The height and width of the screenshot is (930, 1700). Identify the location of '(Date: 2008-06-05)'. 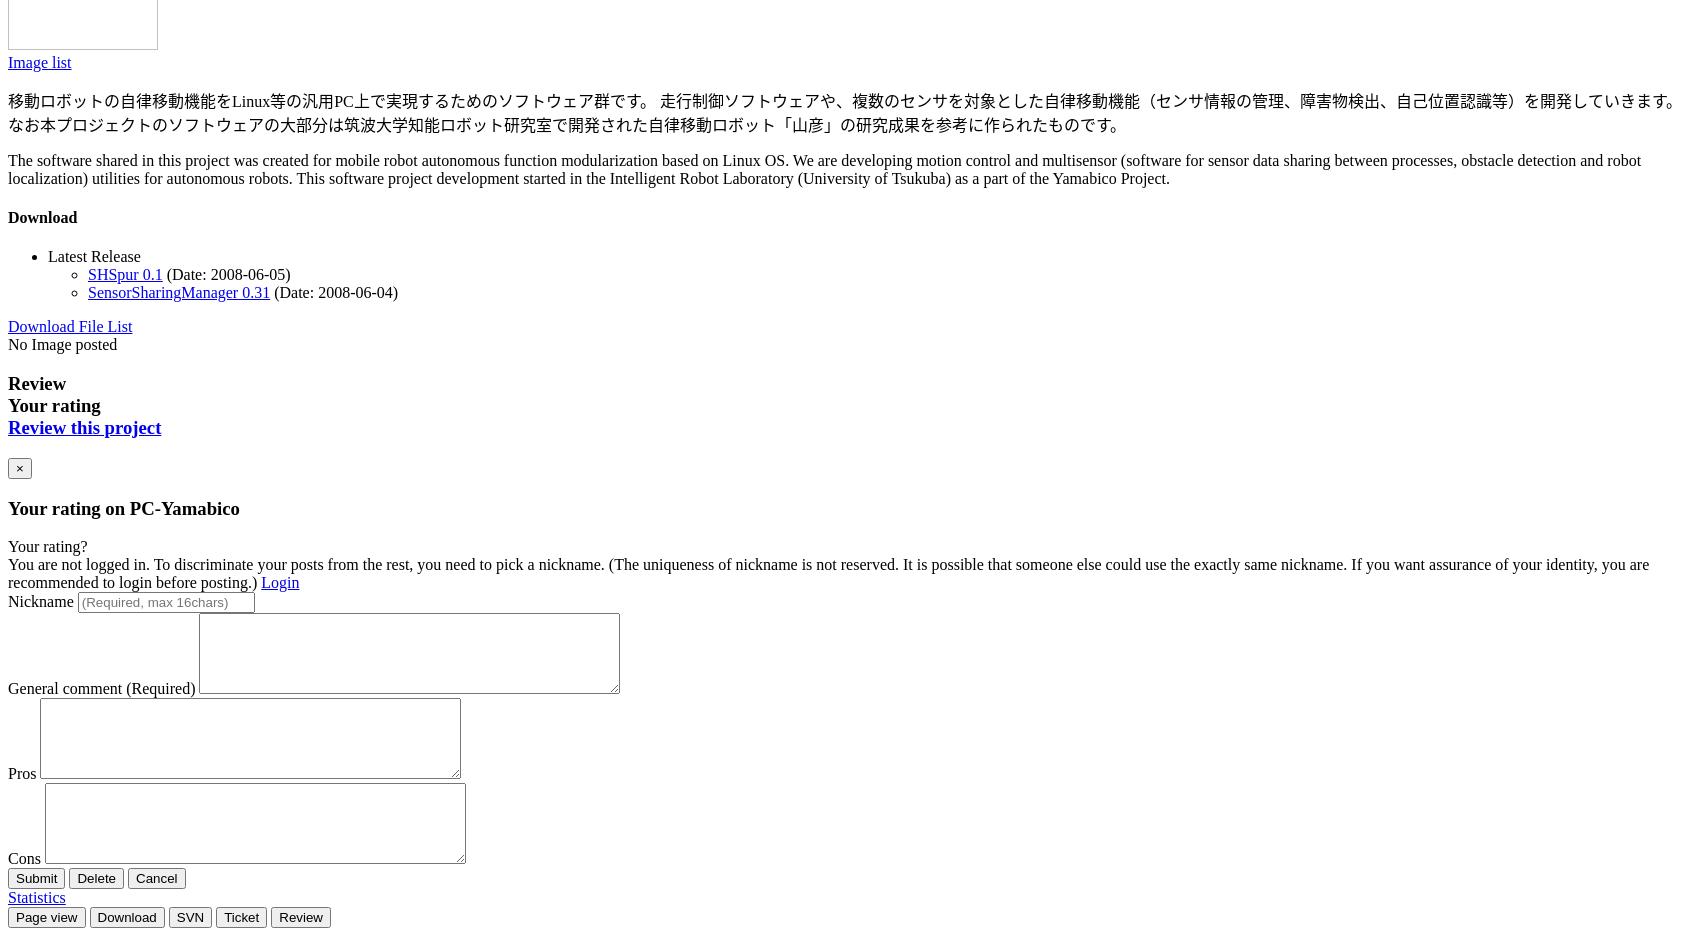
(225, 274).